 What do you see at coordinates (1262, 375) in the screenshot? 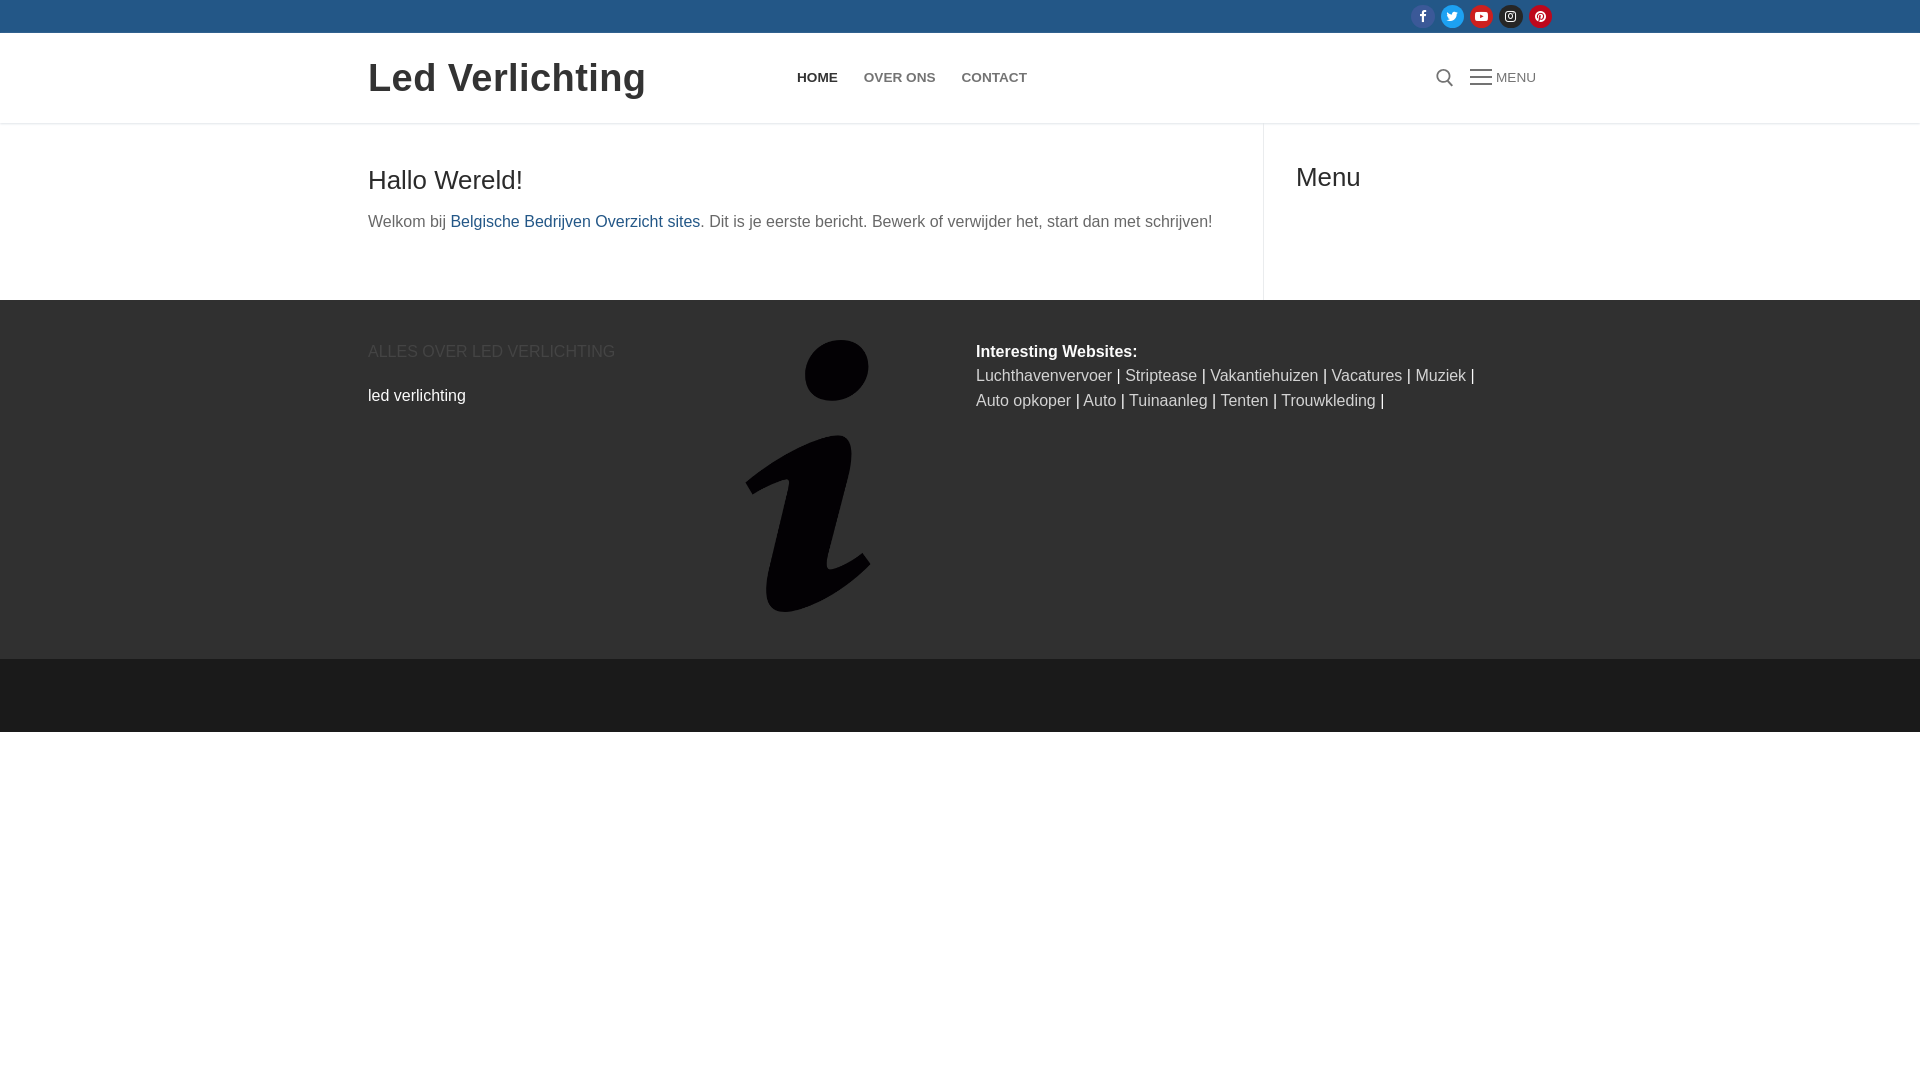
I see `'Vakantiehuizen'` at bounding box center [1262, 375].